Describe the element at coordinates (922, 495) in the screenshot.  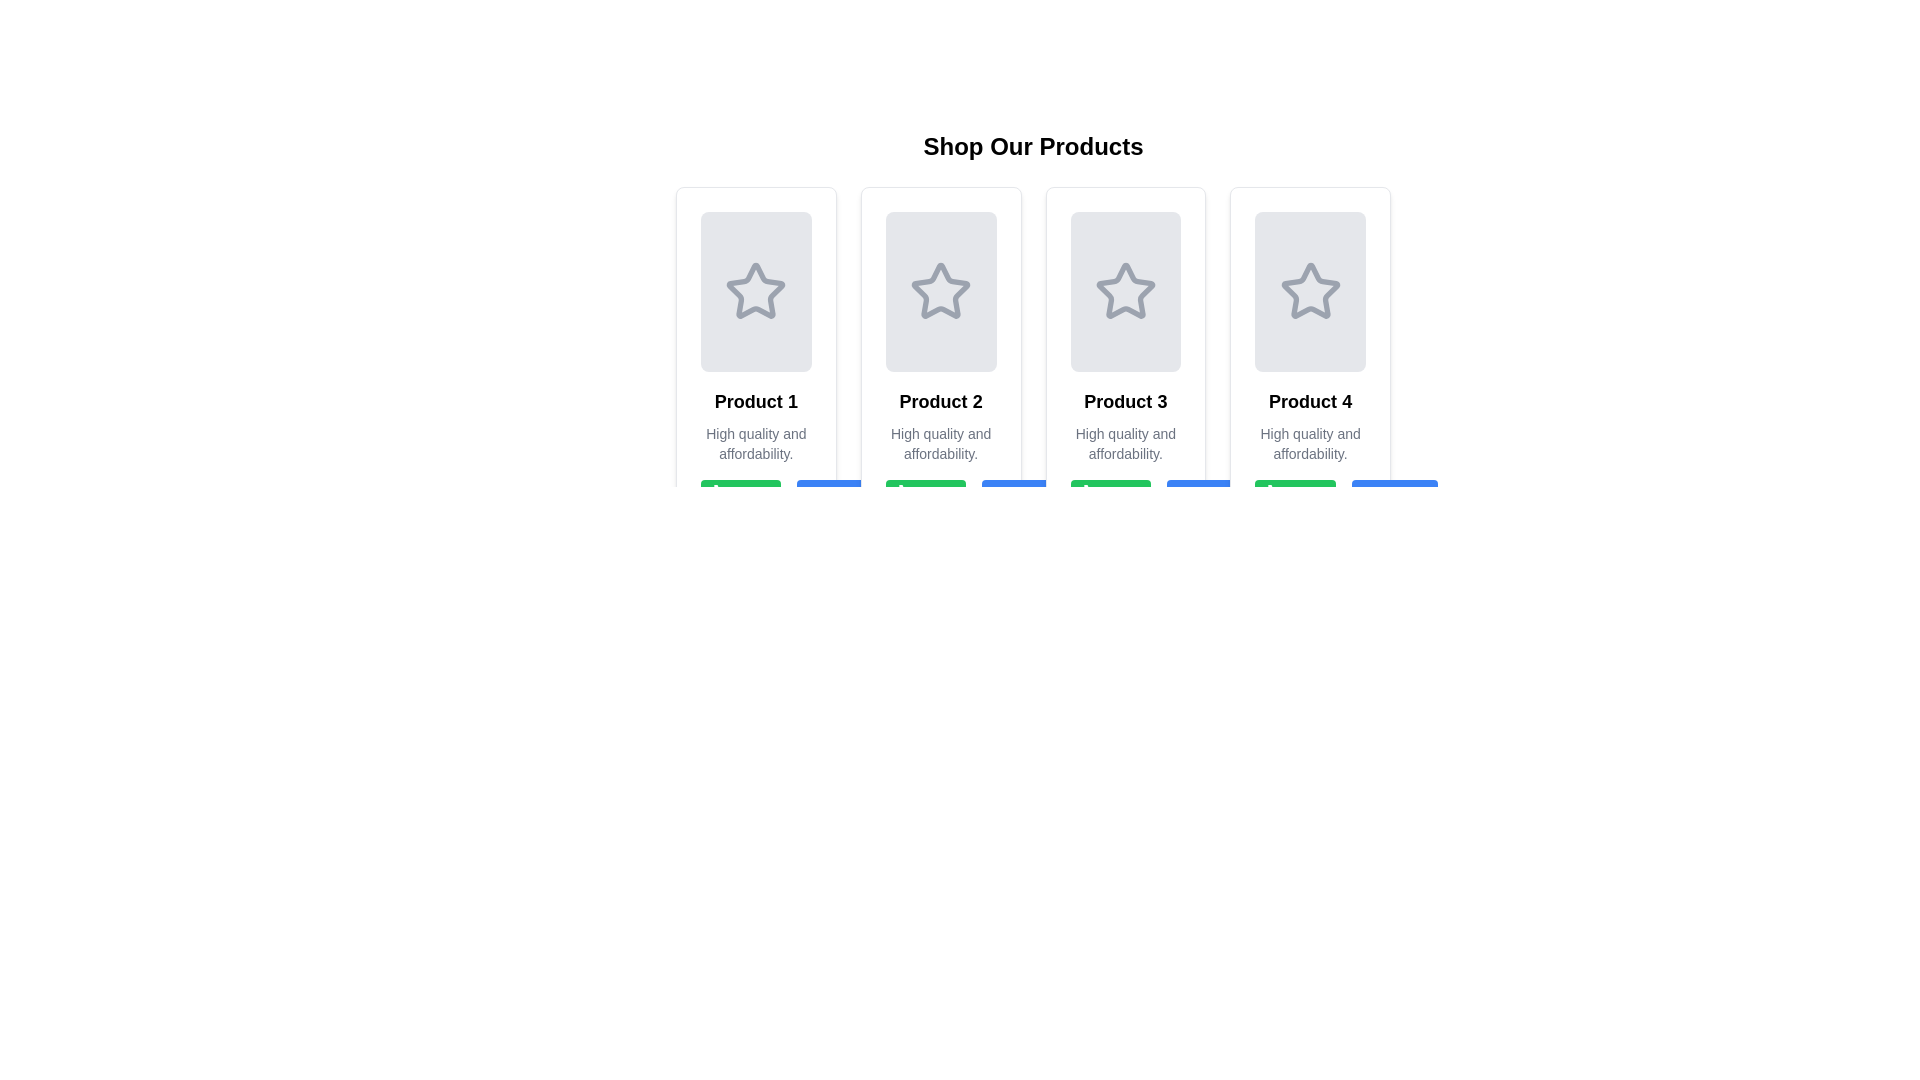
I see `the heart-shaped icon located centrally below the product name and image in the 'Product 2' card to favorite the product` at that location.